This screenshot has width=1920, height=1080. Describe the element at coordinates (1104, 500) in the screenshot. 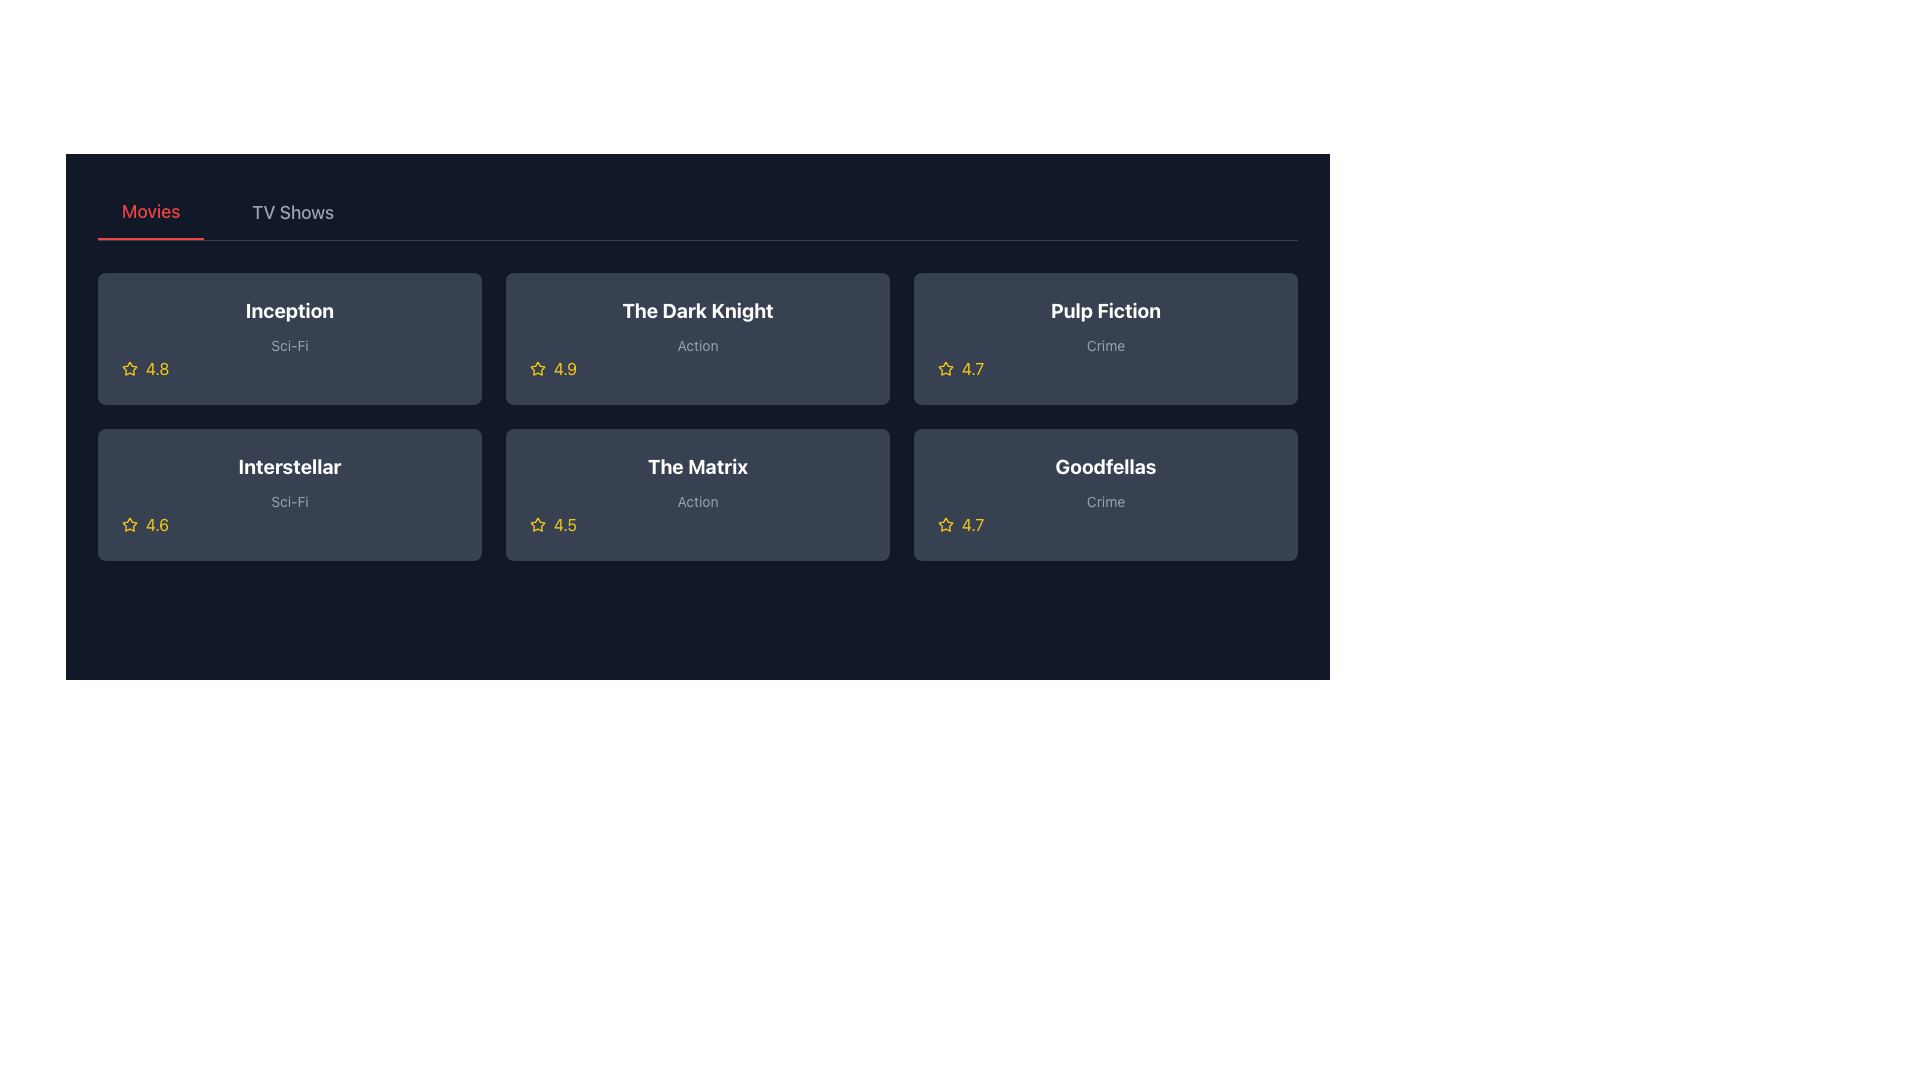

I see `the static text label indicating the genre of the movie 'Goodfellas', located beneath the title and to the right of the rating stars` at that location.